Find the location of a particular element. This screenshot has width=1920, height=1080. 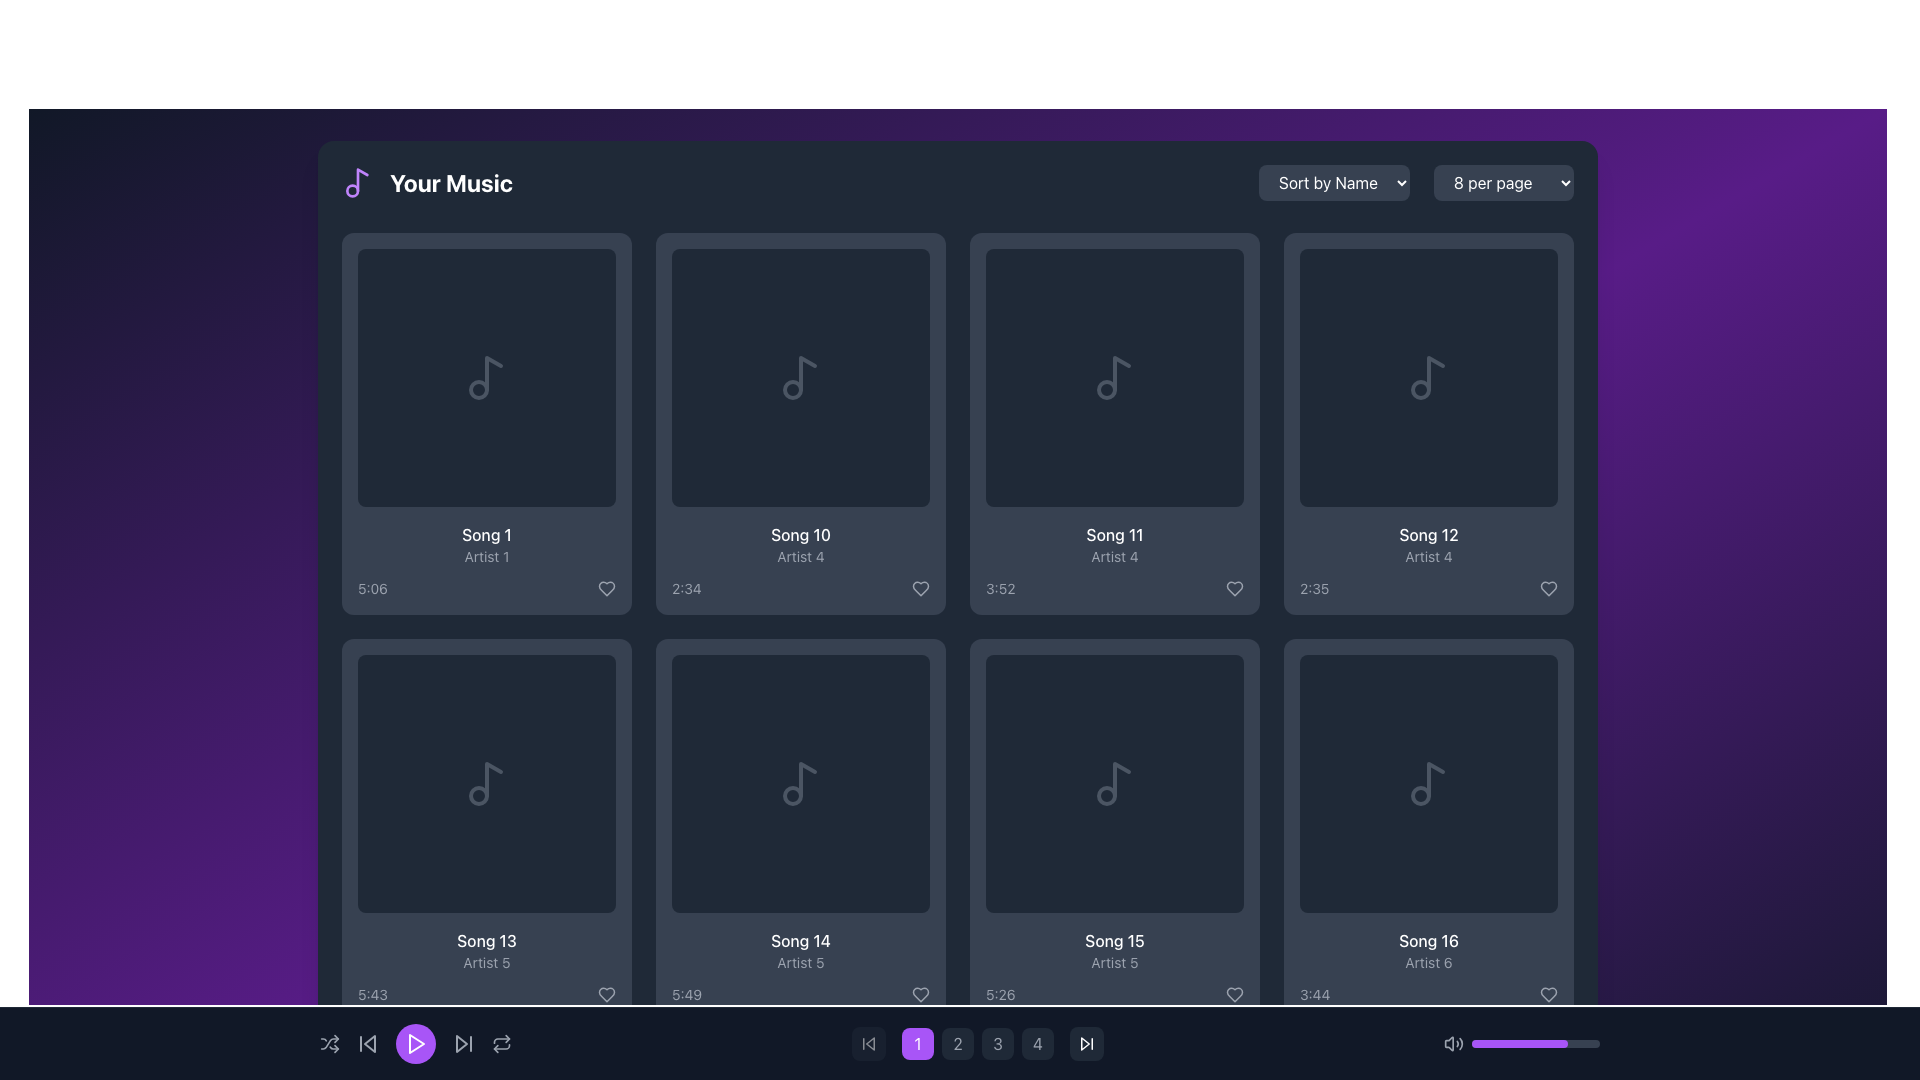

the button located in the upper-right corner of the main content area, to the left of the '8 per page' dropdown is located at coordinates (1334, 182).